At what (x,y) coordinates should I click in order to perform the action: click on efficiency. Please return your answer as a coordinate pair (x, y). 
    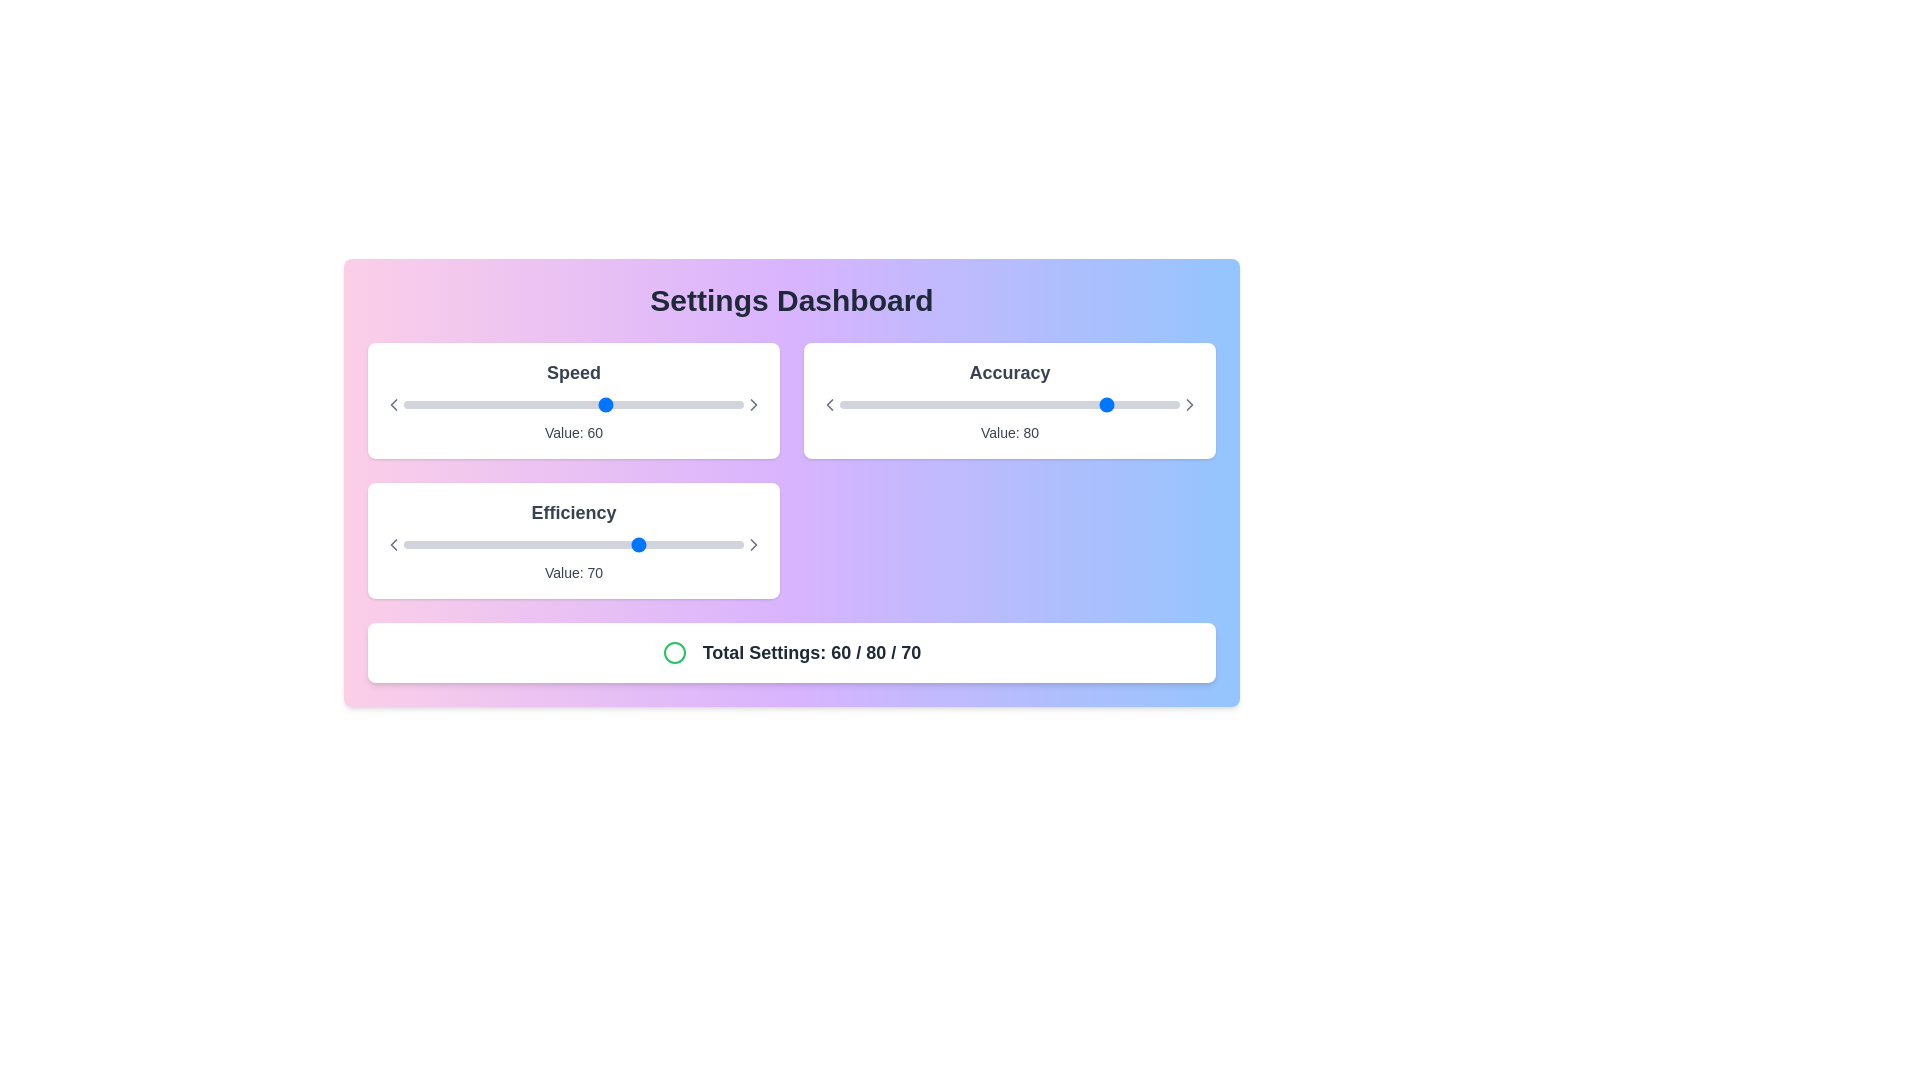
    Looking at the image, I should click on (716, 544).